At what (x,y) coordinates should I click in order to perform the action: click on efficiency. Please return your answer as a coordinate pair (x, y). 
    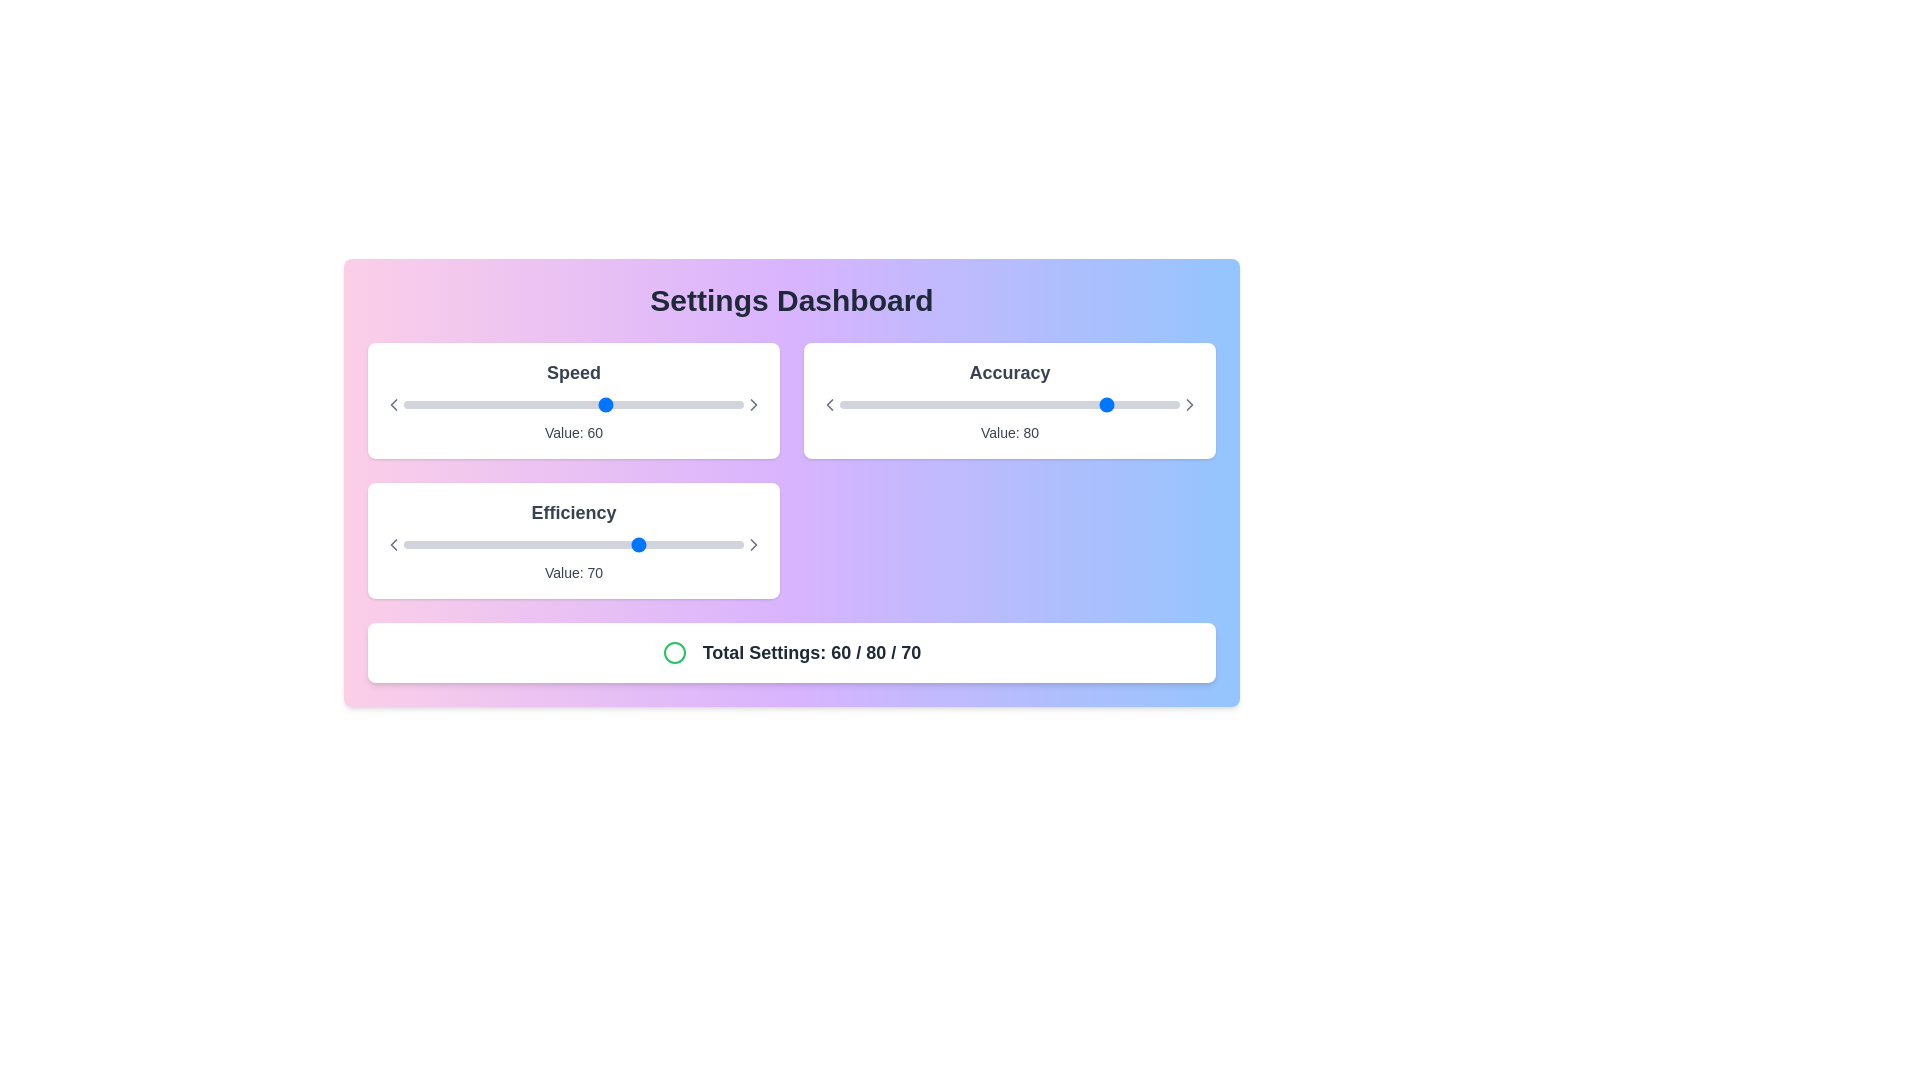
    Looking at the image, I should click on (716, 544).